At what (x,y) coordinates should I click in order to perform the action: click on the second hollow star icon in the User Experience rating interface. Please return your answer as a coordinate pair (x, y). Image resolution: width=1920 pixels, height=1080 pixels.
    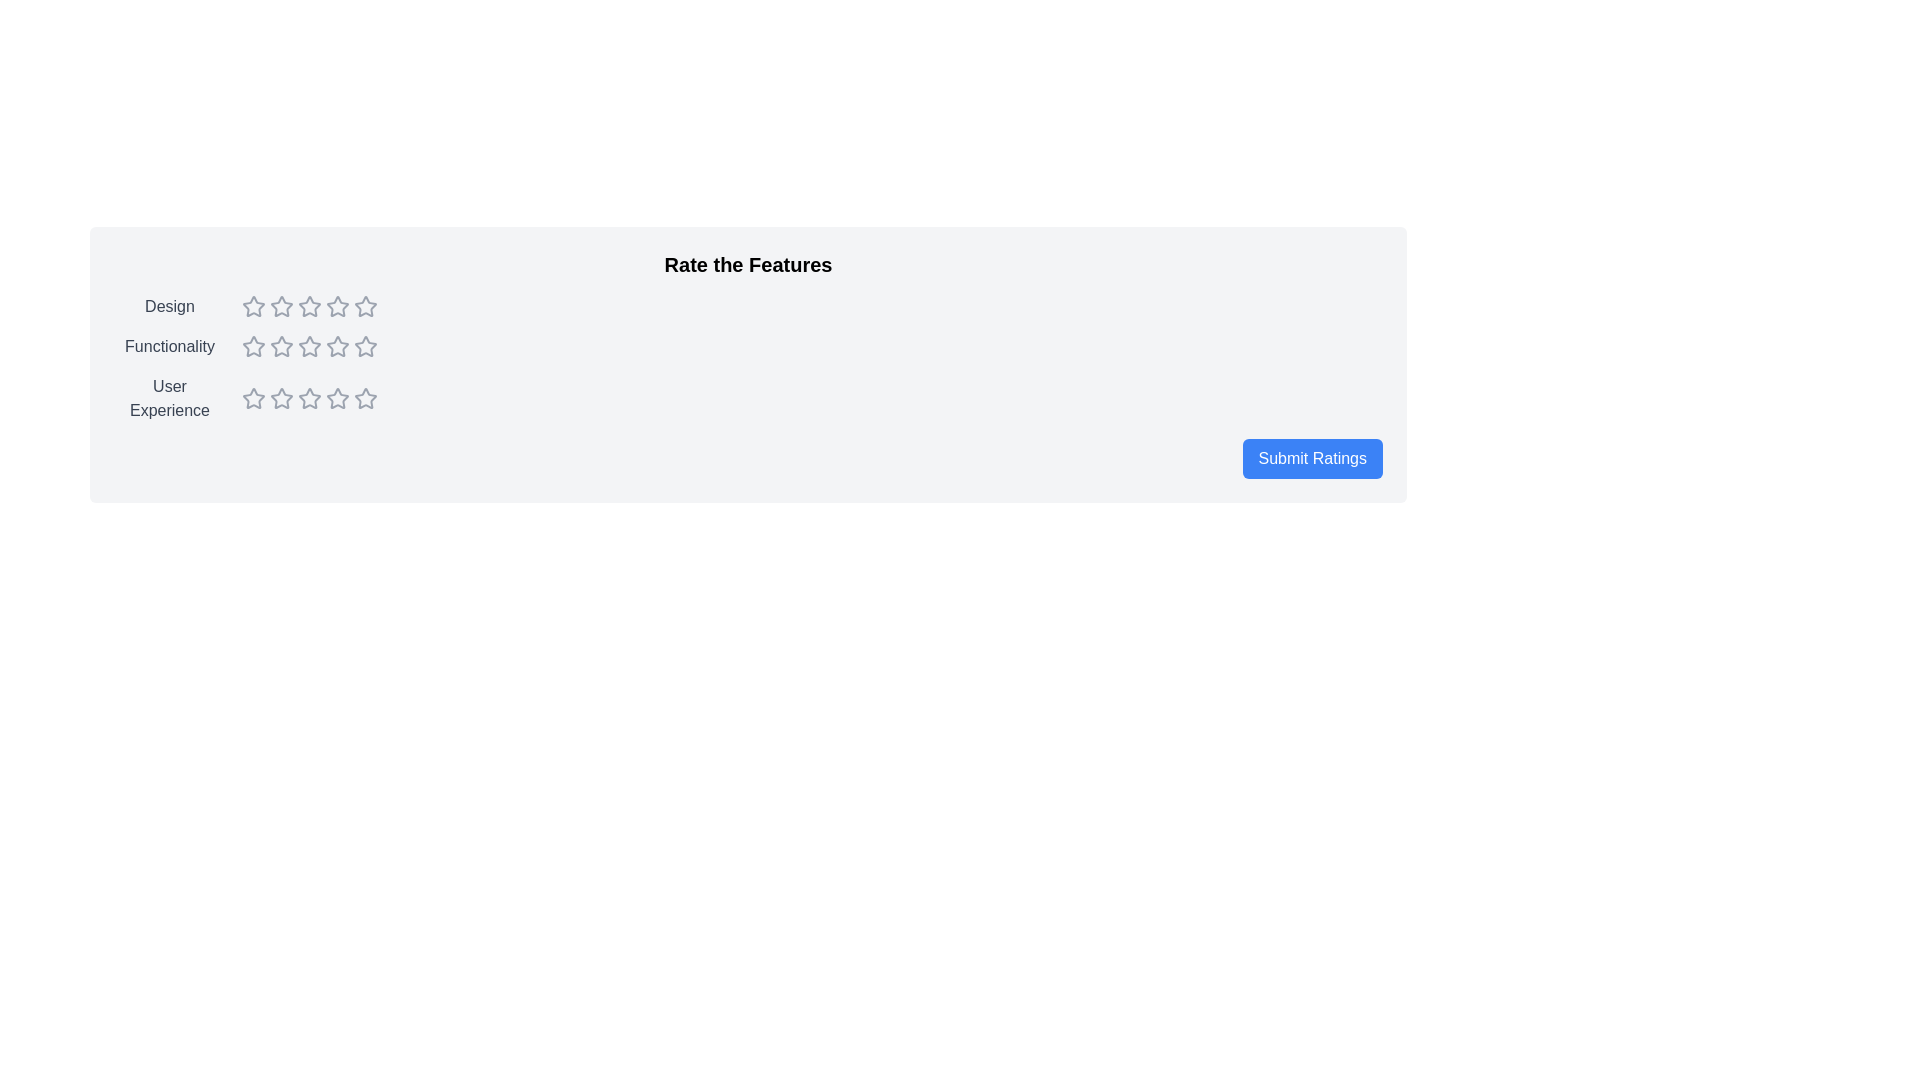
    Looking at the image, I should click on (309, 398).